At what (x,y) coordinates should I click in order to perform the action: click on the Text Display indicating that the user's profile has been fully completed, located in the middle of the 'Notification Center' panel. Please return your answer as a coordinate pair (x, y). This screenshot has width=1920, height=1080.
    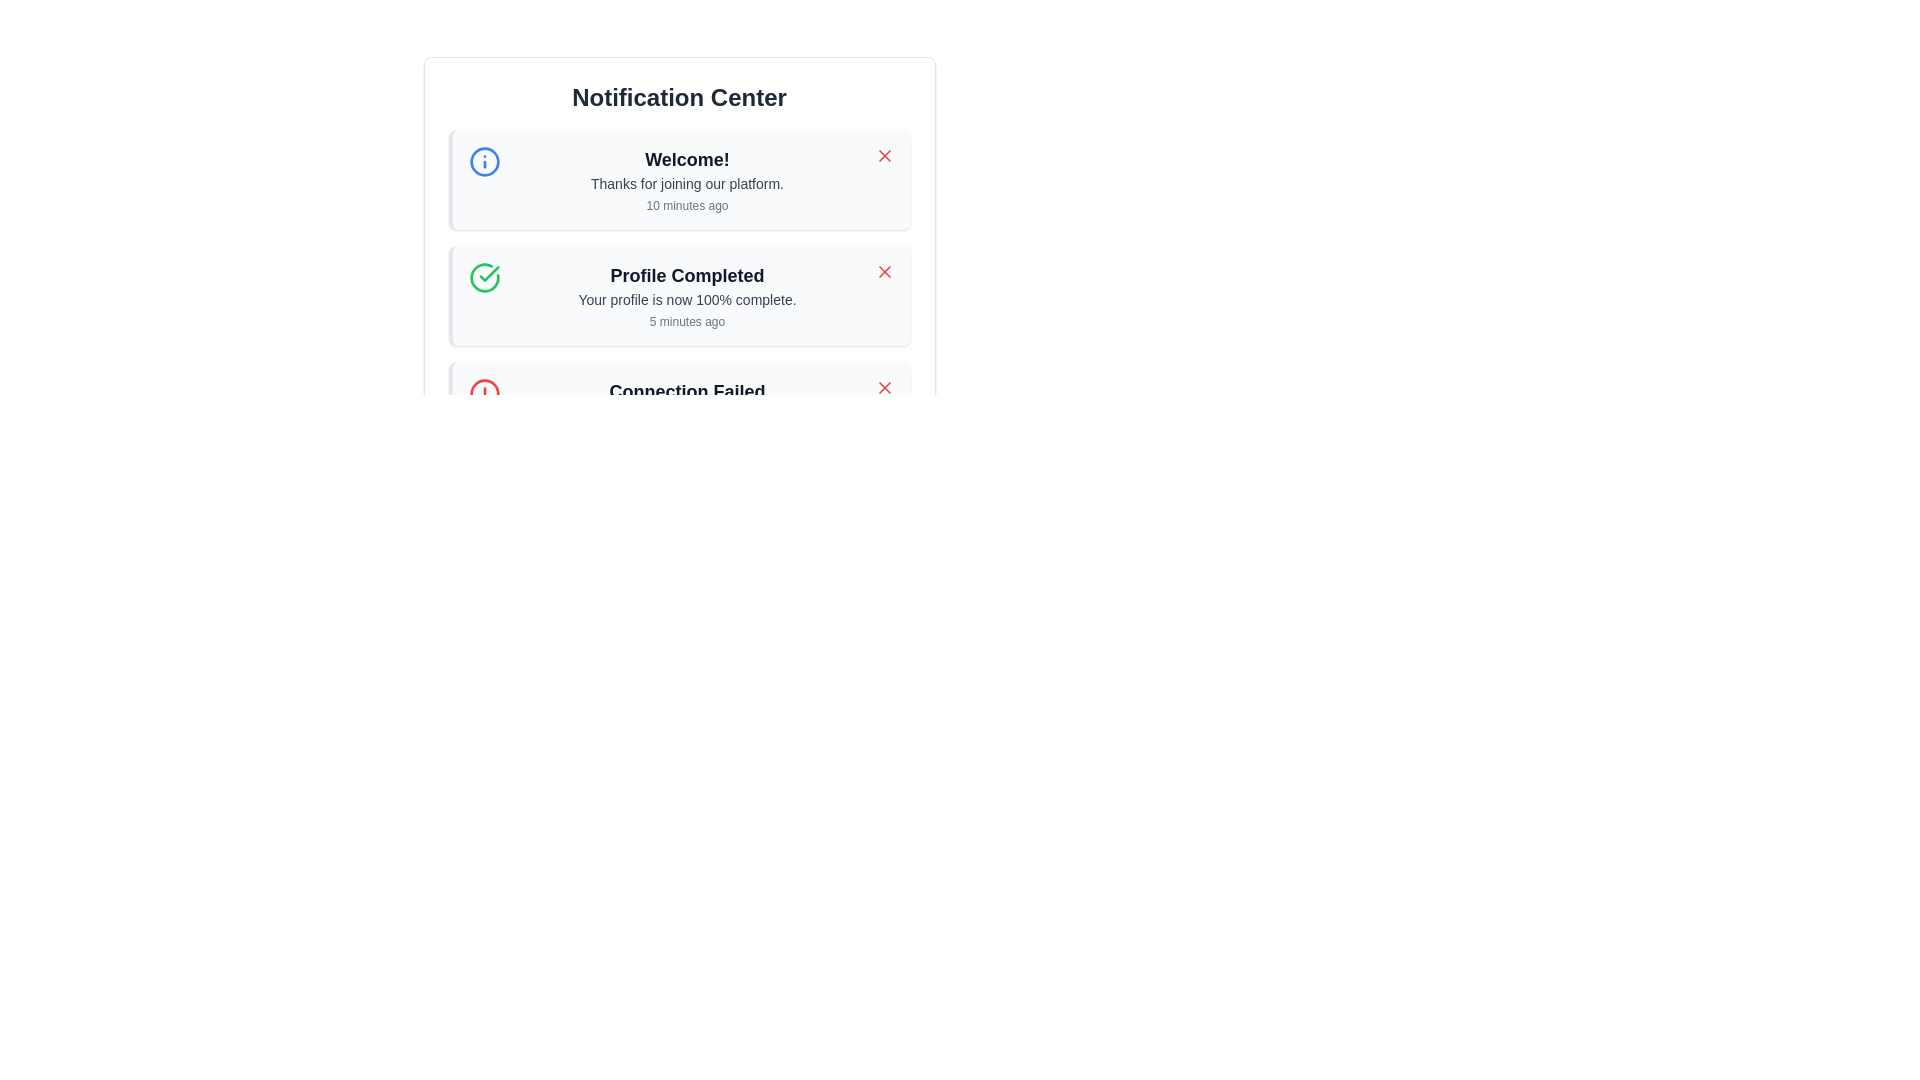
    Looking at the image, I should click on (687, 296).